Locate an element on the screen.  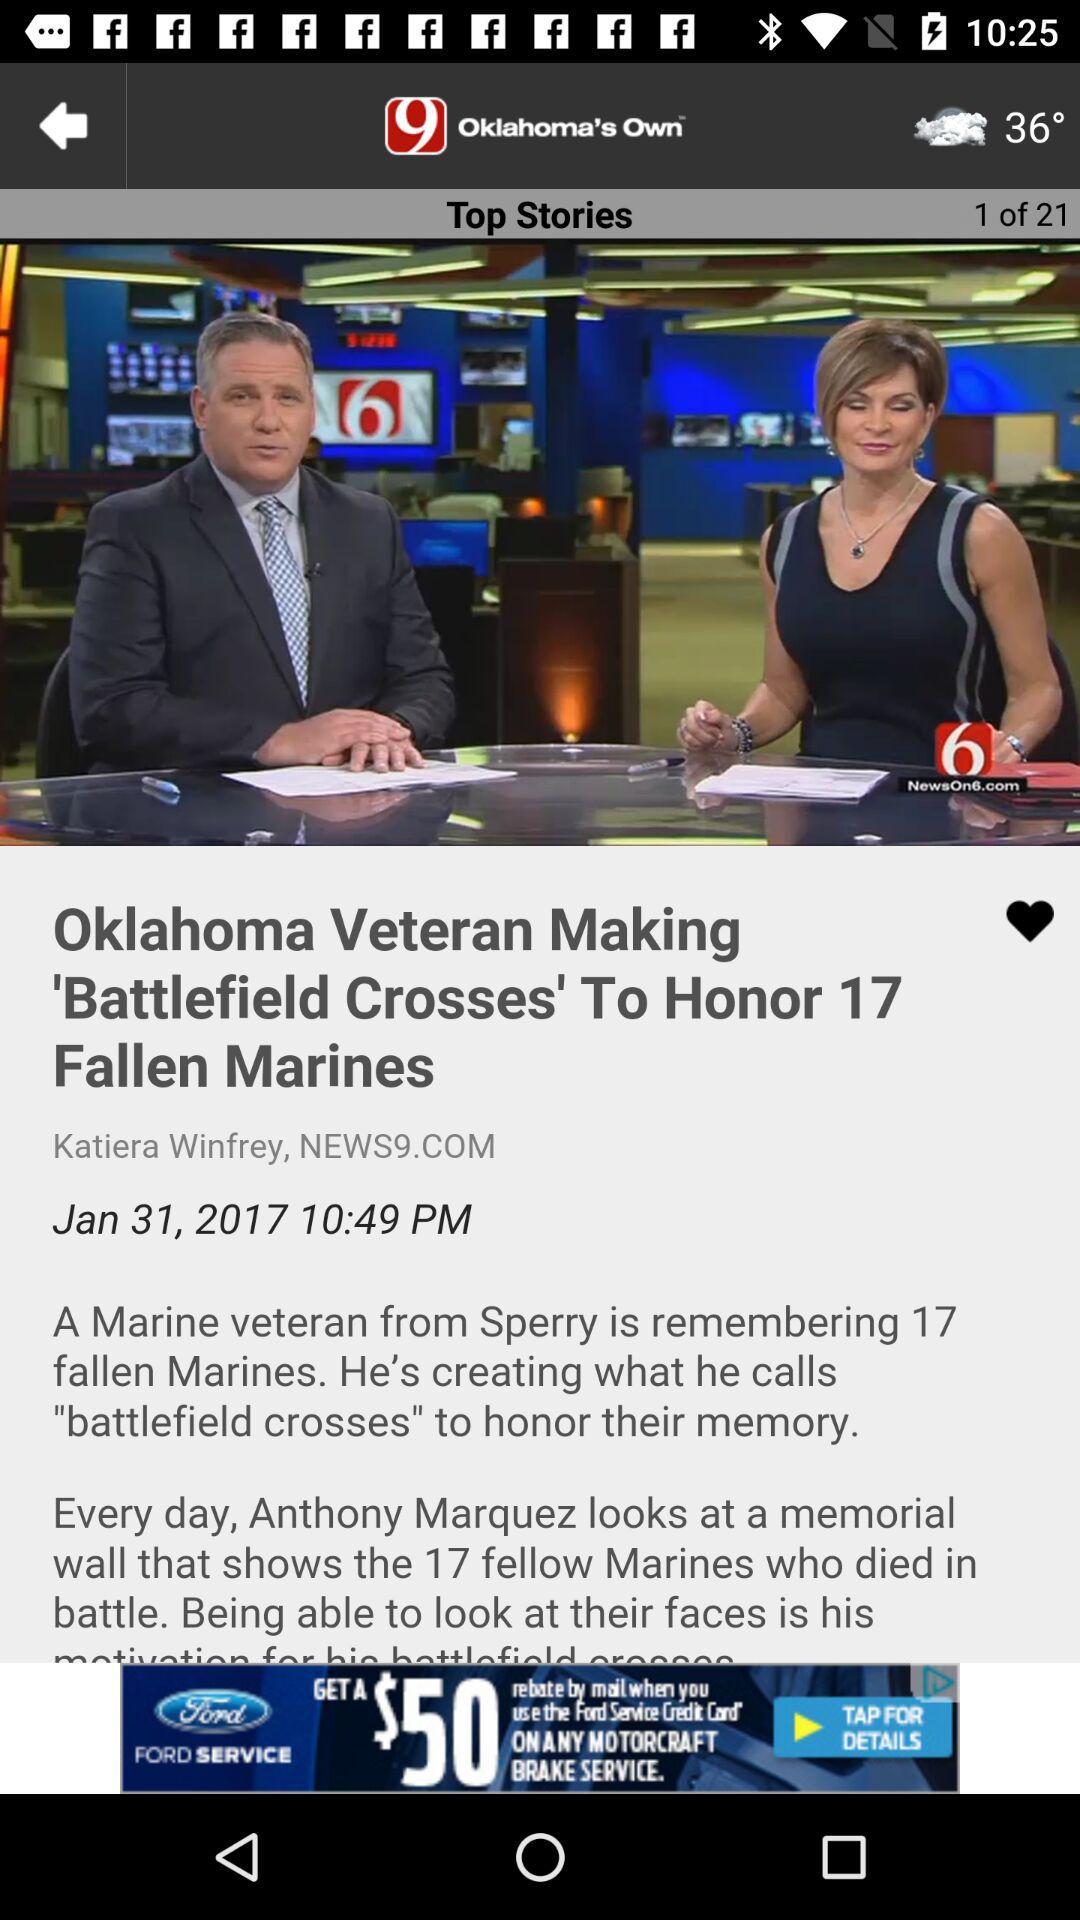
like is located at coordinates (1017, 920).